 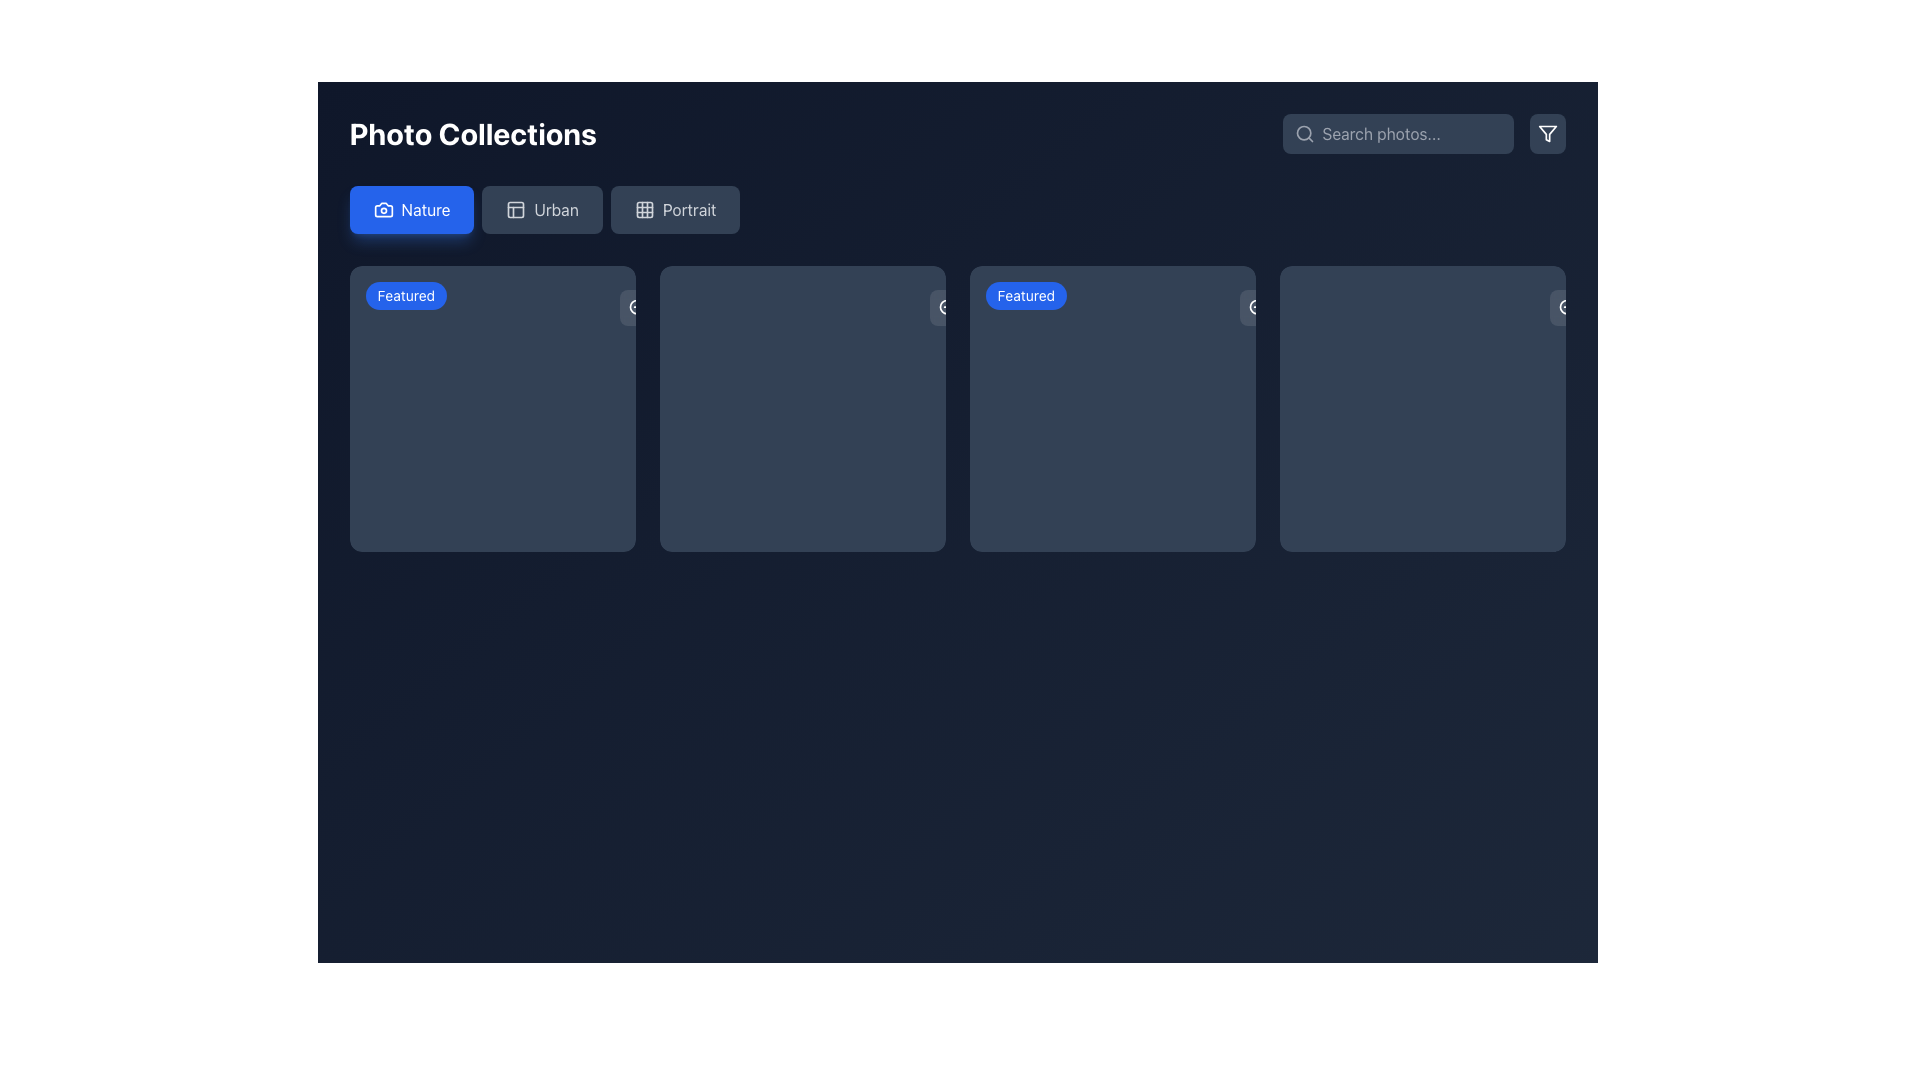 I want to click on the circular search icon, which is a light gray magnifying glass shape located inside the search field adjacent to the placeholder text 'Search photos...', so click(x=1304, y=134).